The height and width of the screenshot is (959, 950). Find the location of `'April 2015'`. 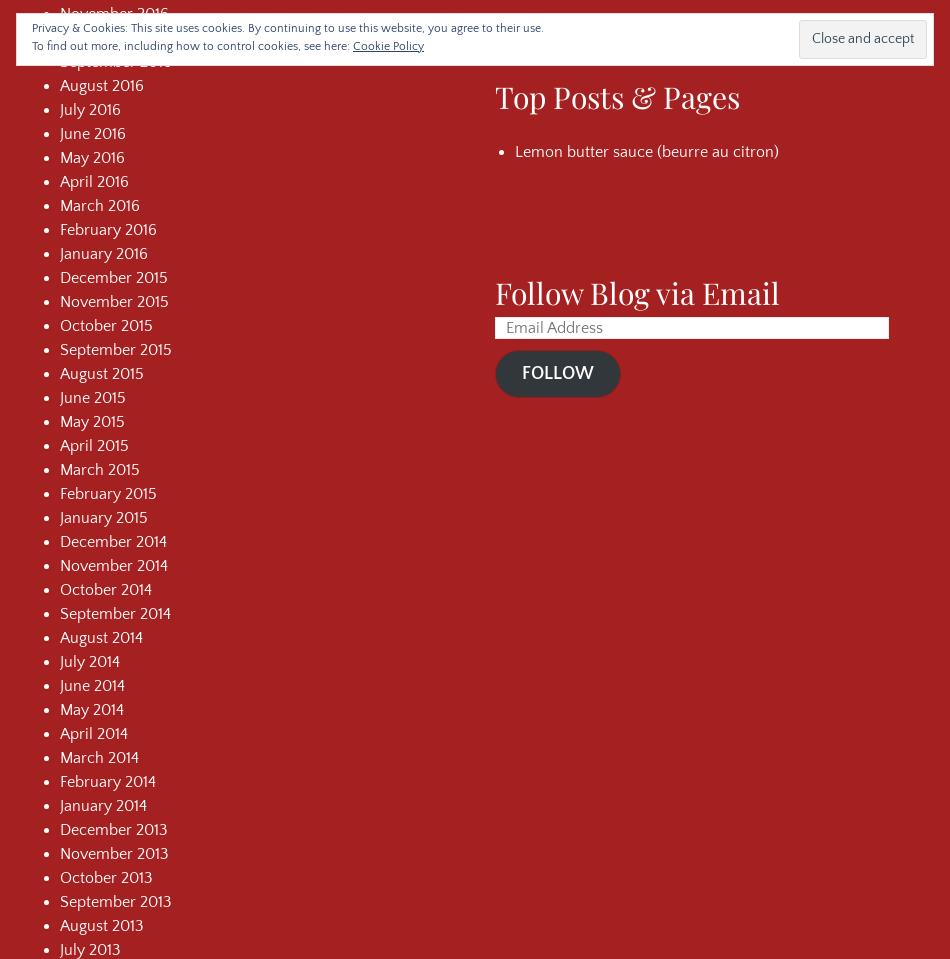

'April 2015' is located at coordinates (94, 443).